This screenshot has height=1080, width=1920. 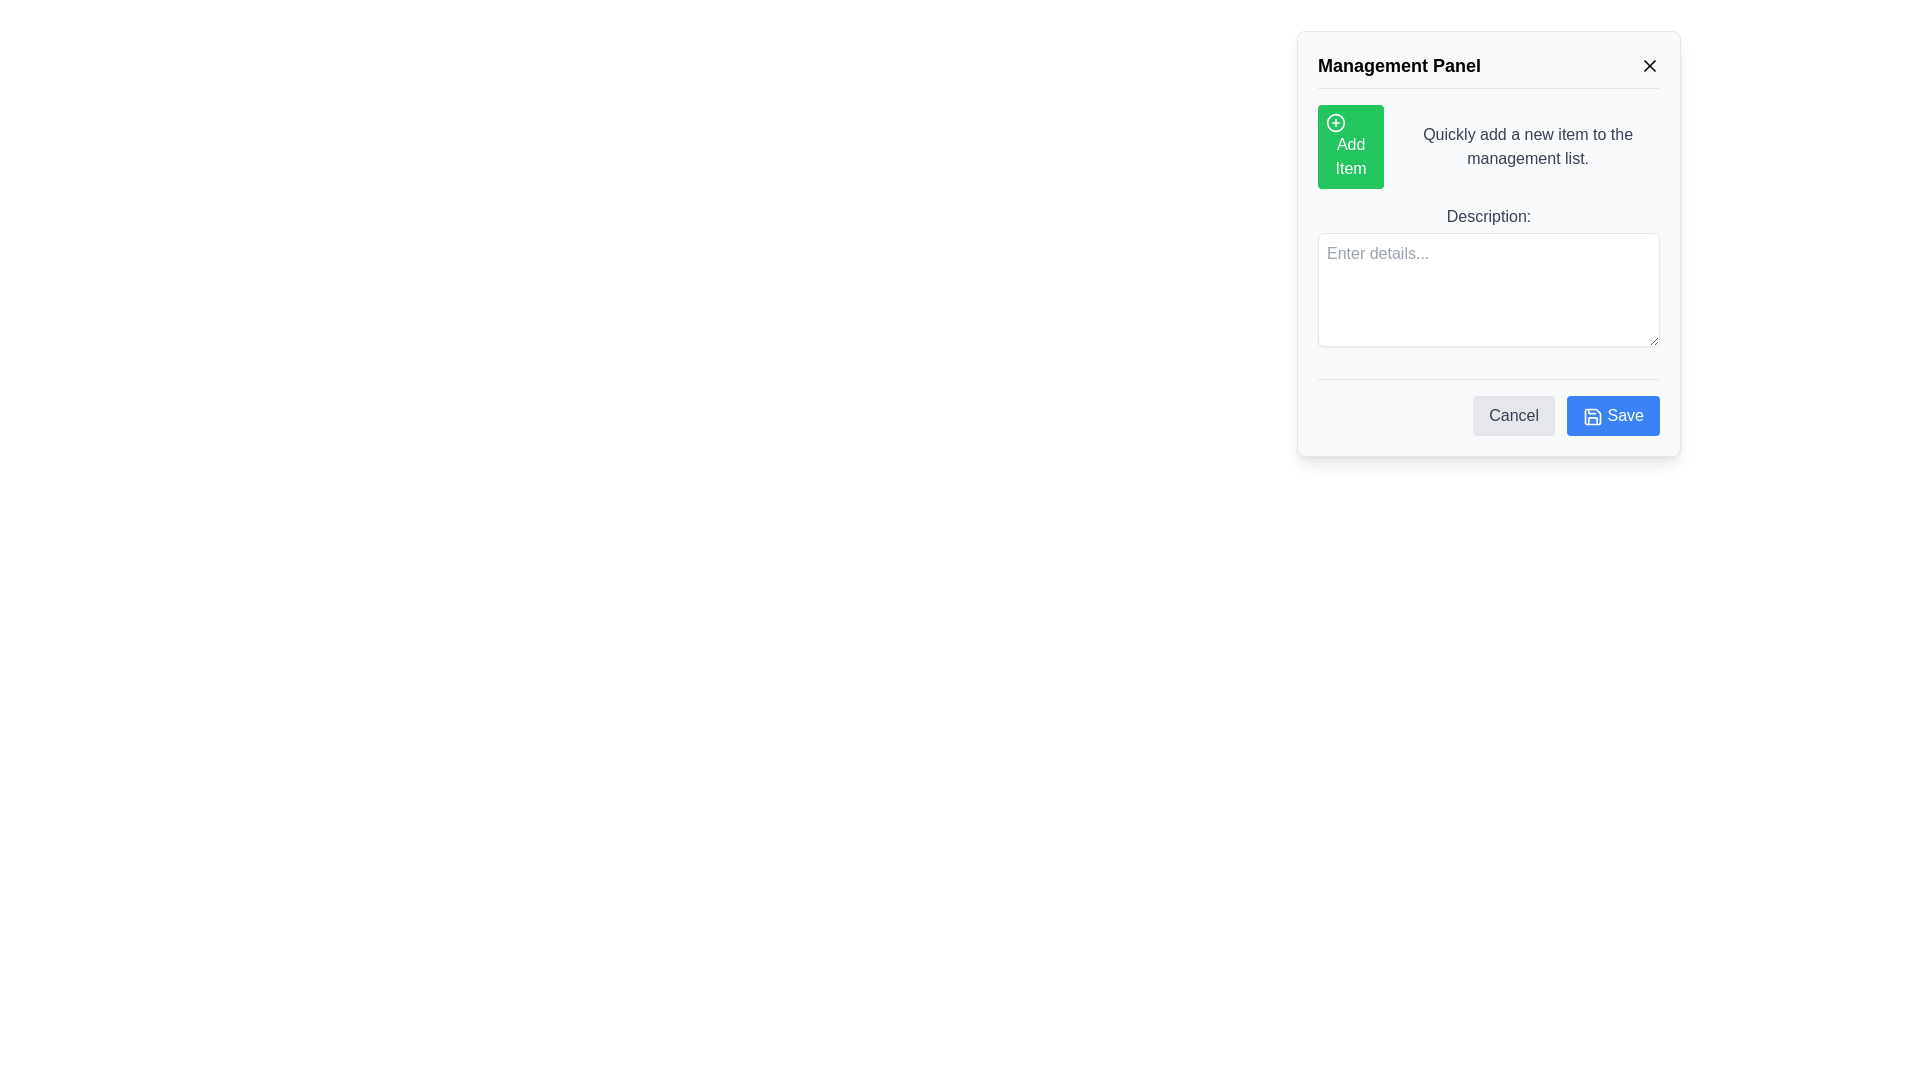 I want to click on the text label displaying the sentence 'Quickly add a new item to the management list.' which is styled in gray color and is positioned next to the 'Add Item' button in the 'Management Panel', so click(x=1527, y=145).